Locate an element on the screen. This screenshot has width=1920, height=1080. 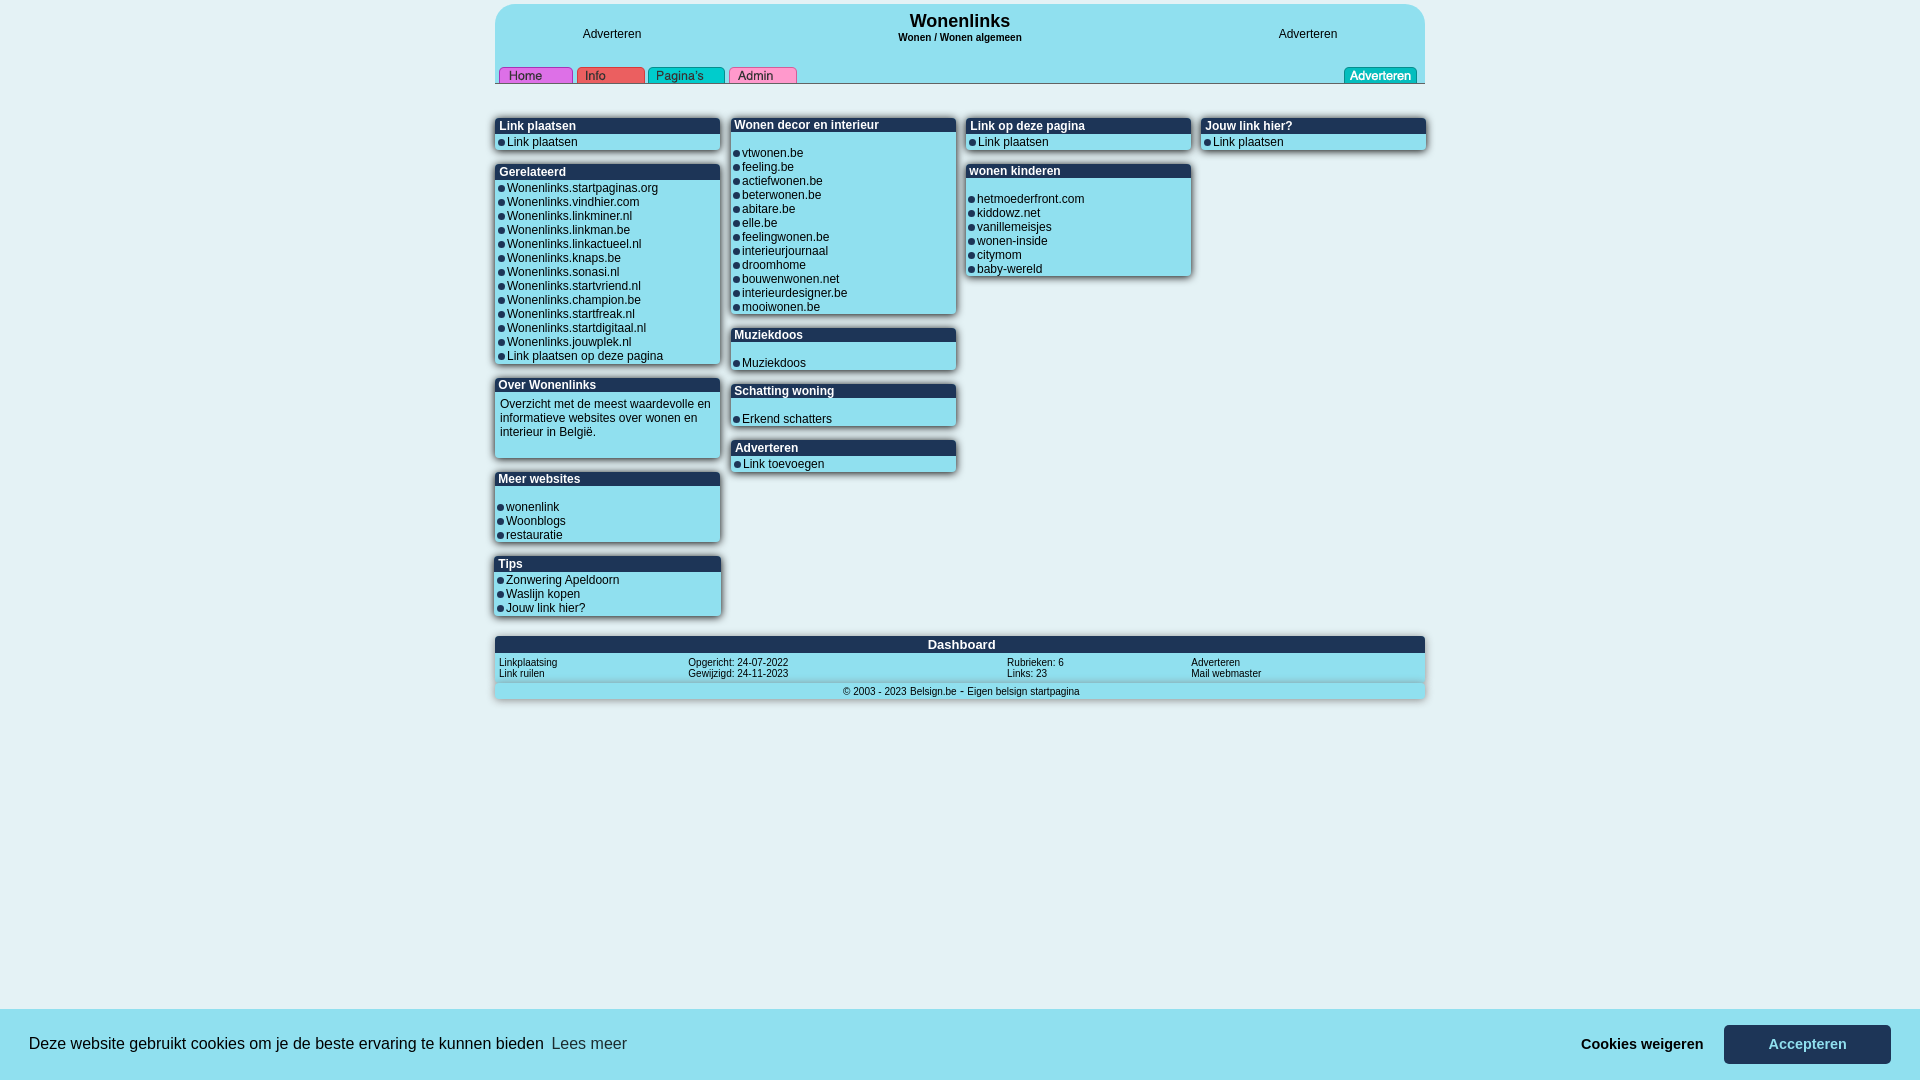
'Wonenlinks.startfreak.nl' is located at coordinates (570, 313).